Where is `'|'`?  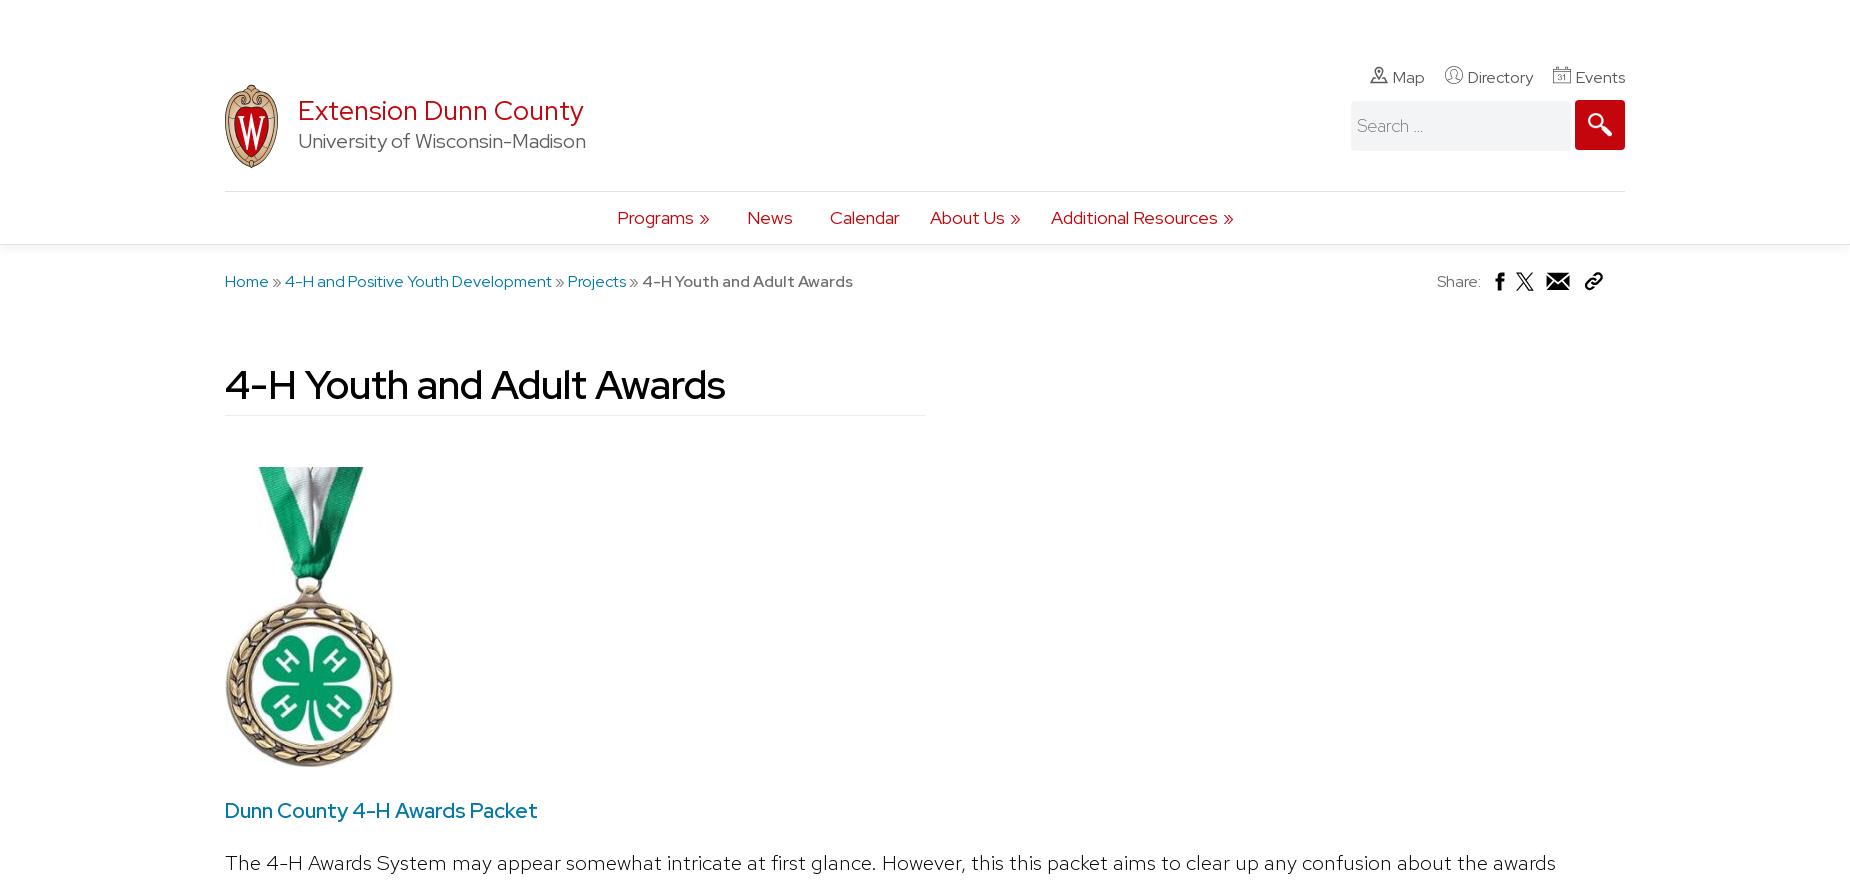 '|' is located at coordinates (250, 21).